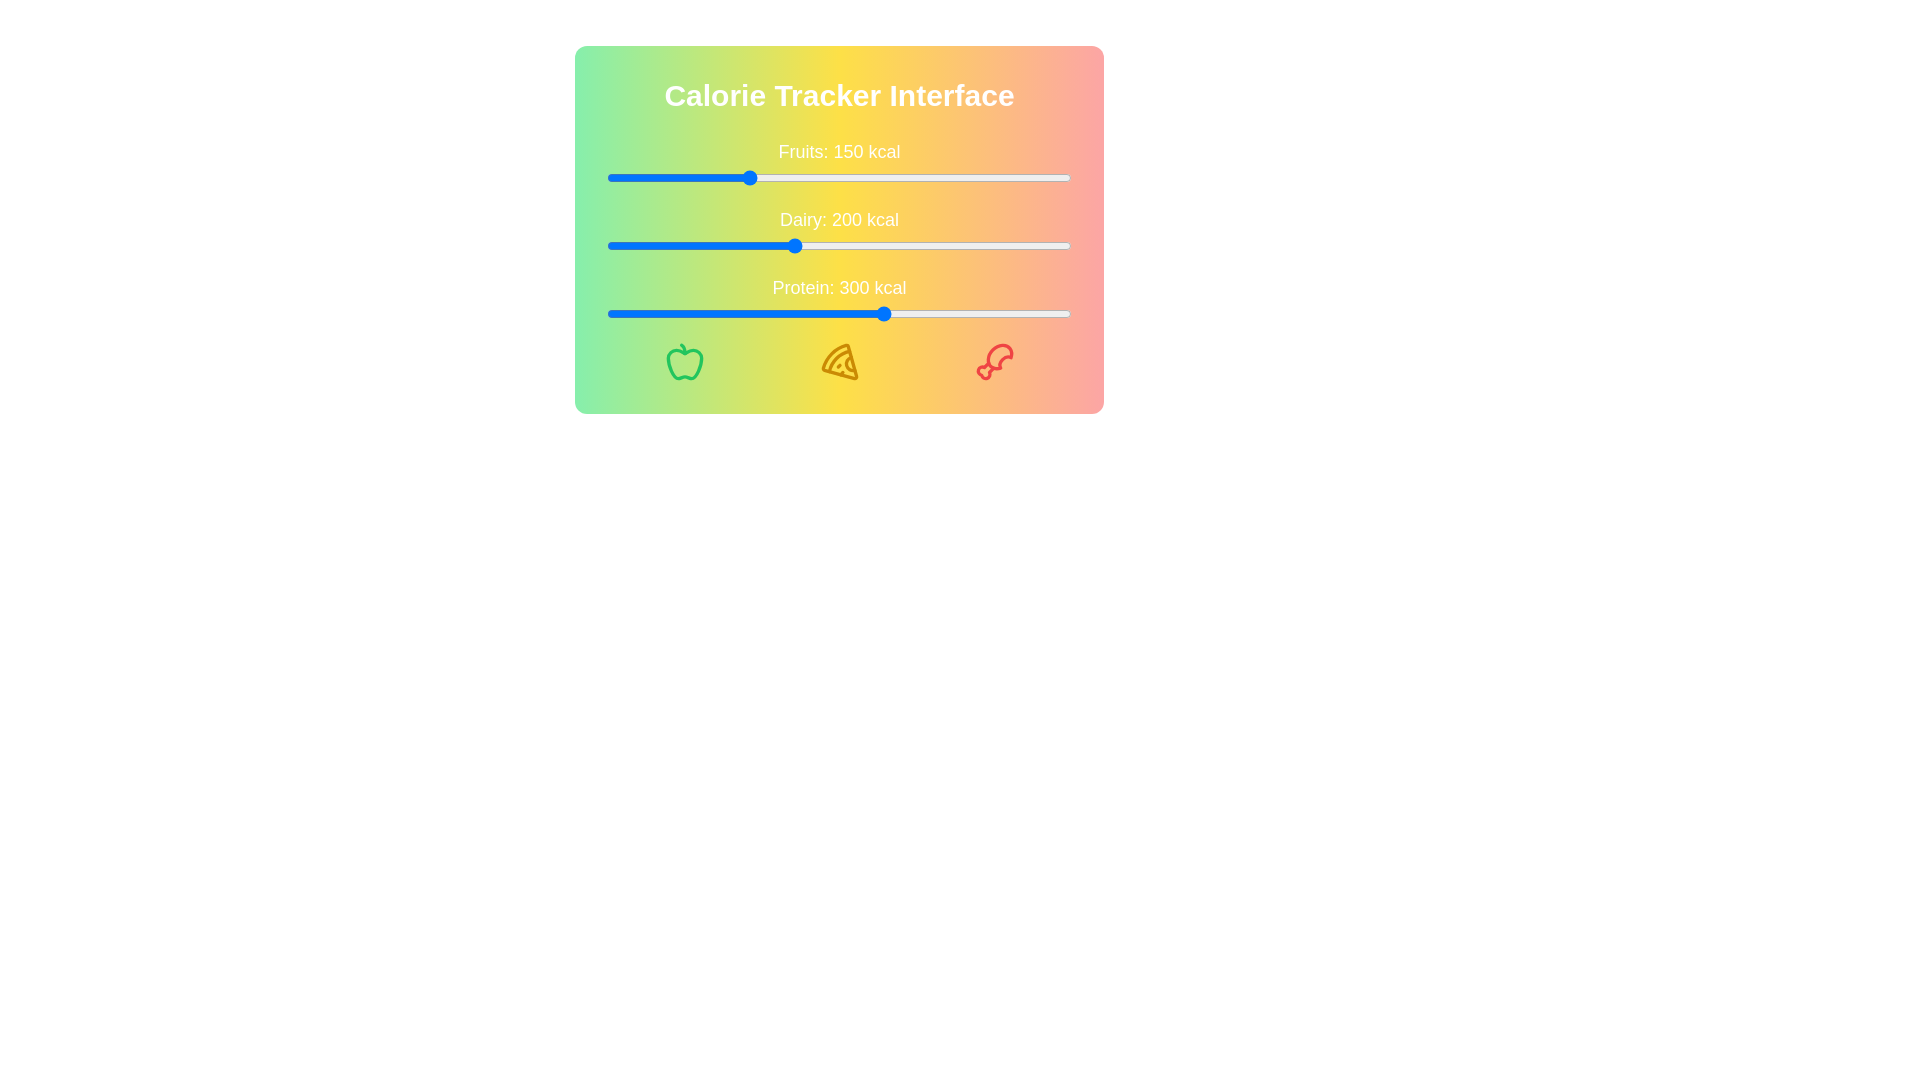 The image size is (1920, 1080). What do you see at coordinates (661, 245) in the screenshot?
I see `the Dairy calorie slider to 59 kcal` at bounding box center [661, 245].